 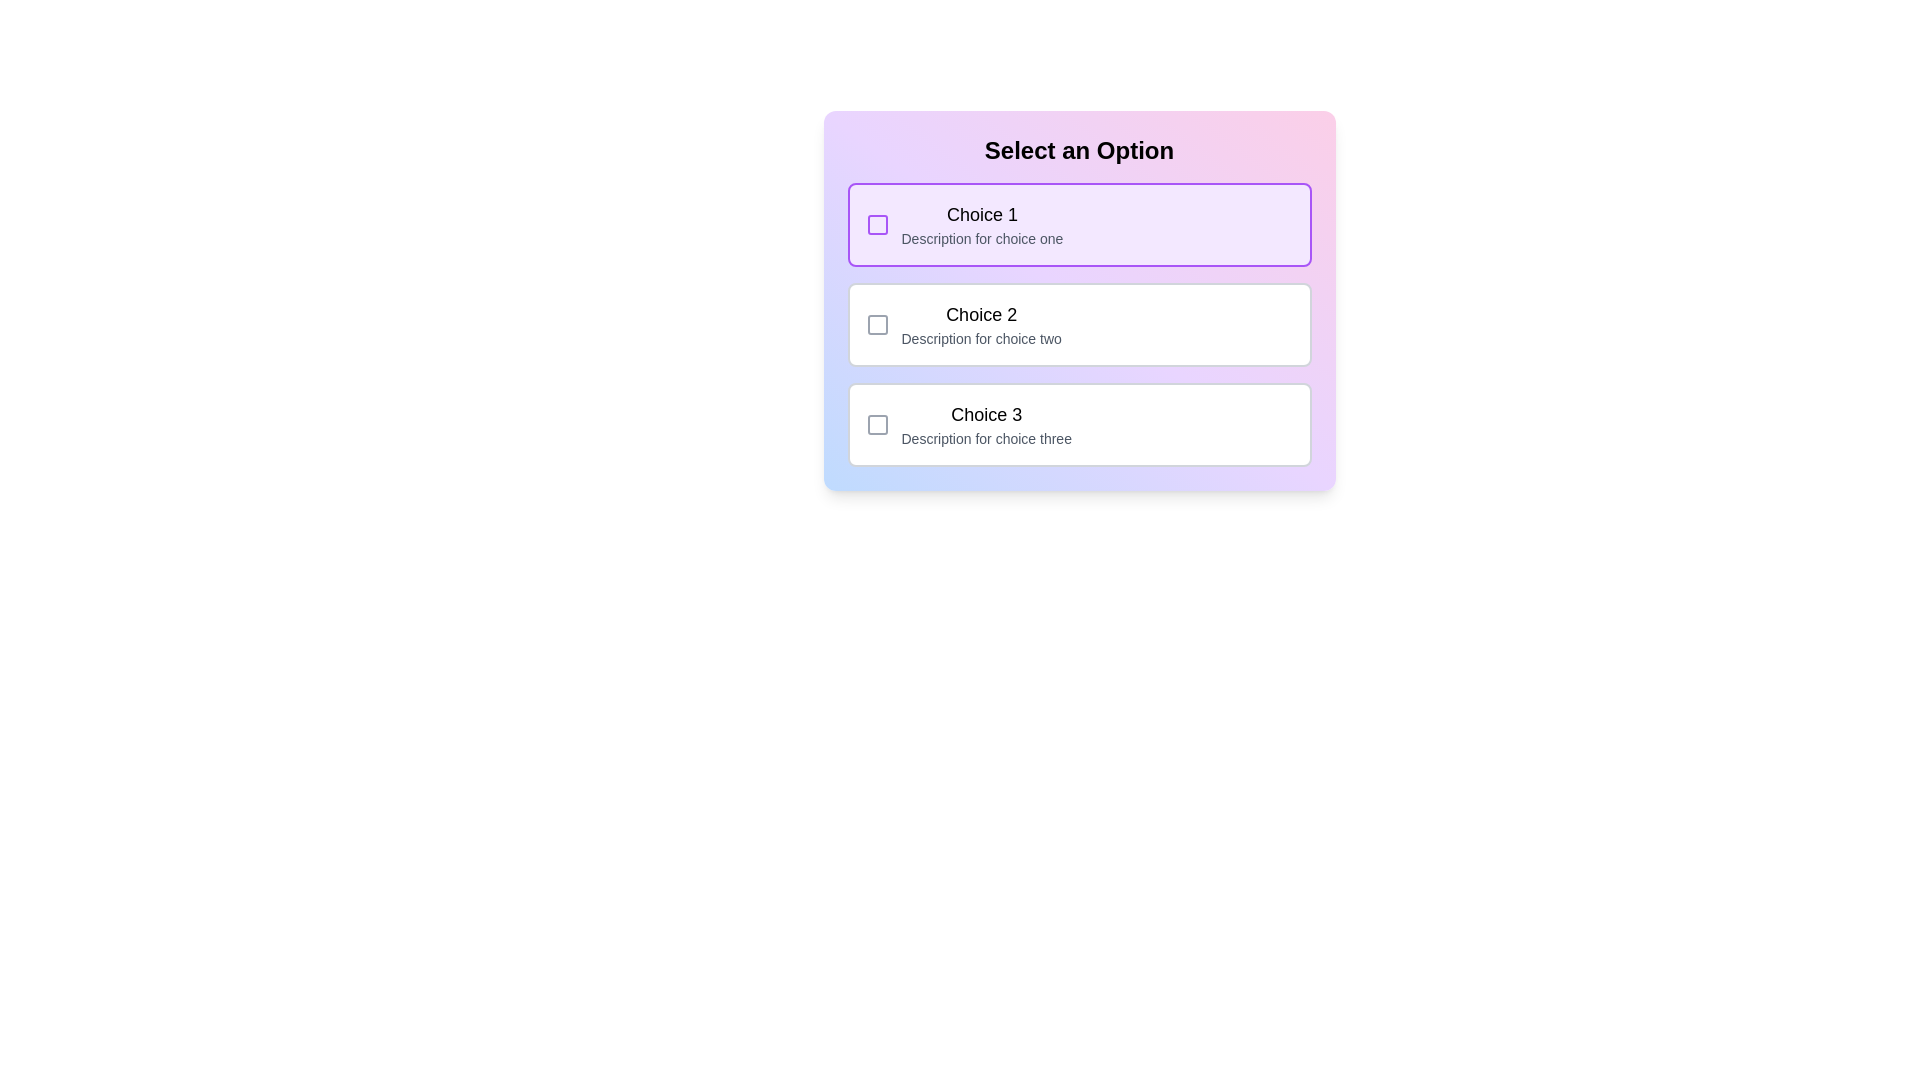 What do you see at coordinates (877, 423) in the screenshot?
I see `the checkbox associated with the third option ('Choice 3')` at bounding box center [877, 423].